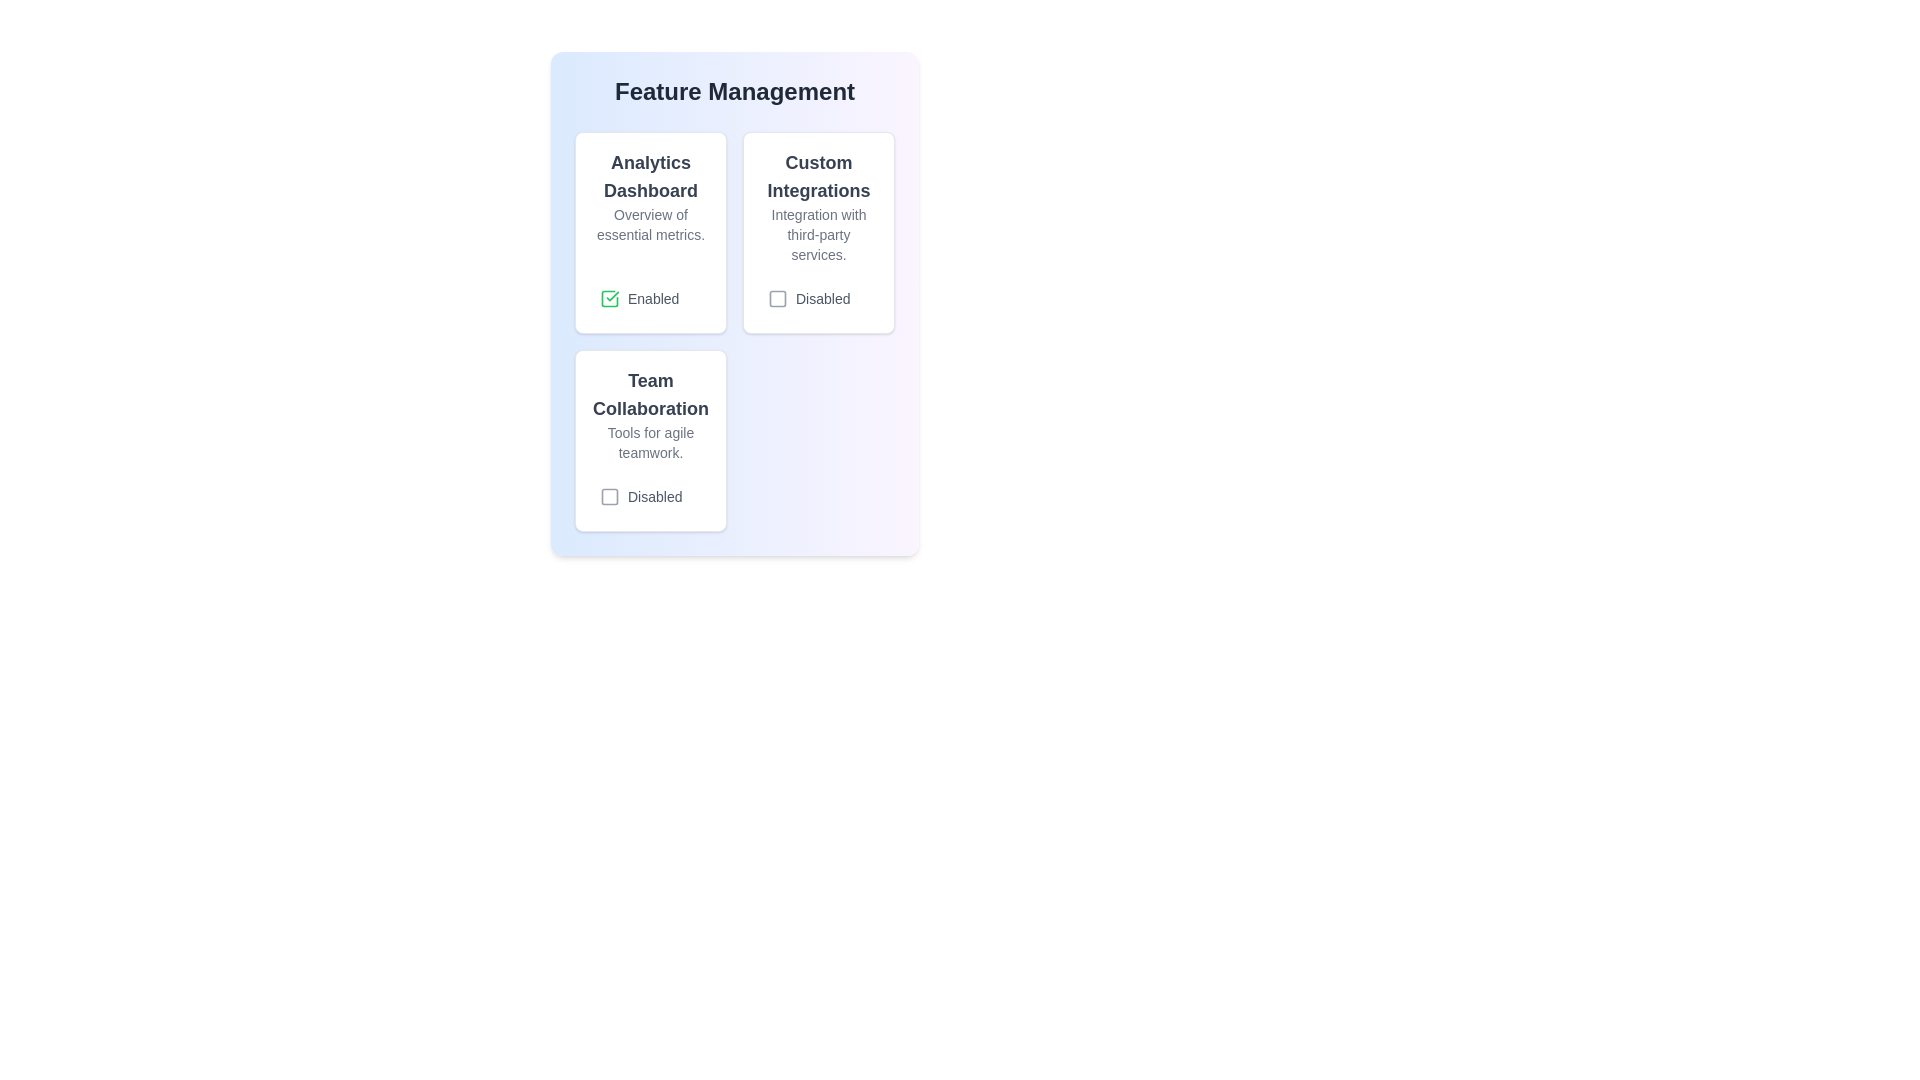 This screenshot has height=1080, width=1920. Describe the element at coordinates (819, 176) in the screenshot. I see `the bold text label 'Custom Integrations' located at the top of the second card in the 'Feature Management' section` at that location.